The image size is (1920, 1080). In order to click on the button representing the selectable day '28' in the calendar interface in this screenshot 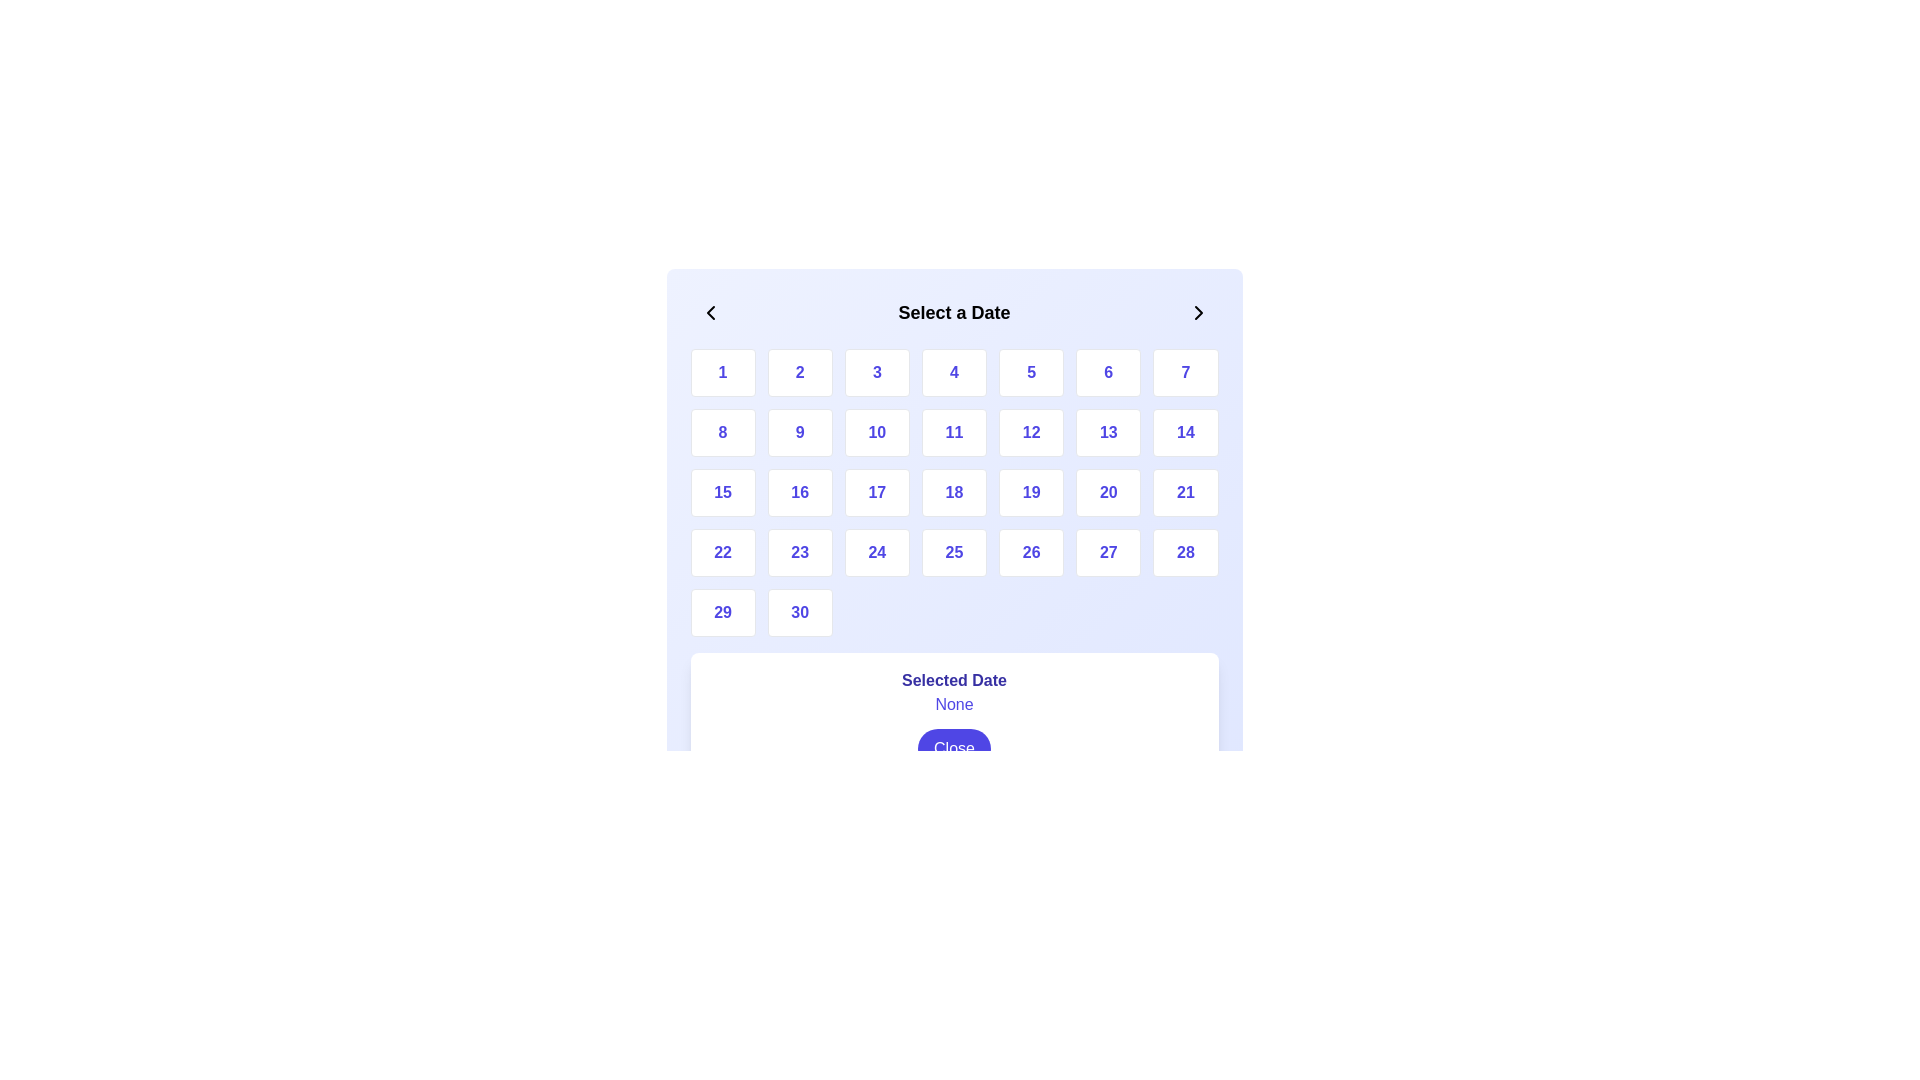, I will do `click(1185, 552)`.